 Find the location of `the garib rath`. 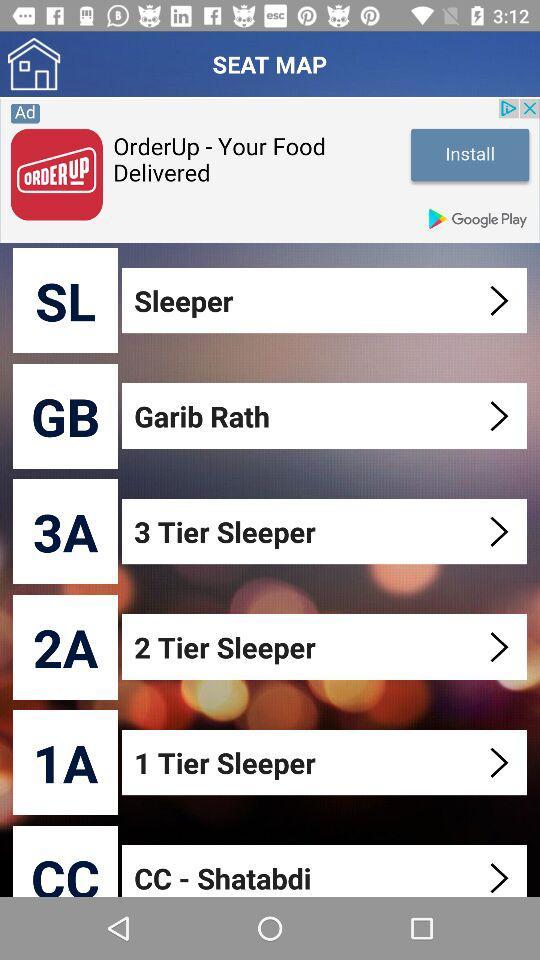

the garib rath is located at coordinates (326, 415).